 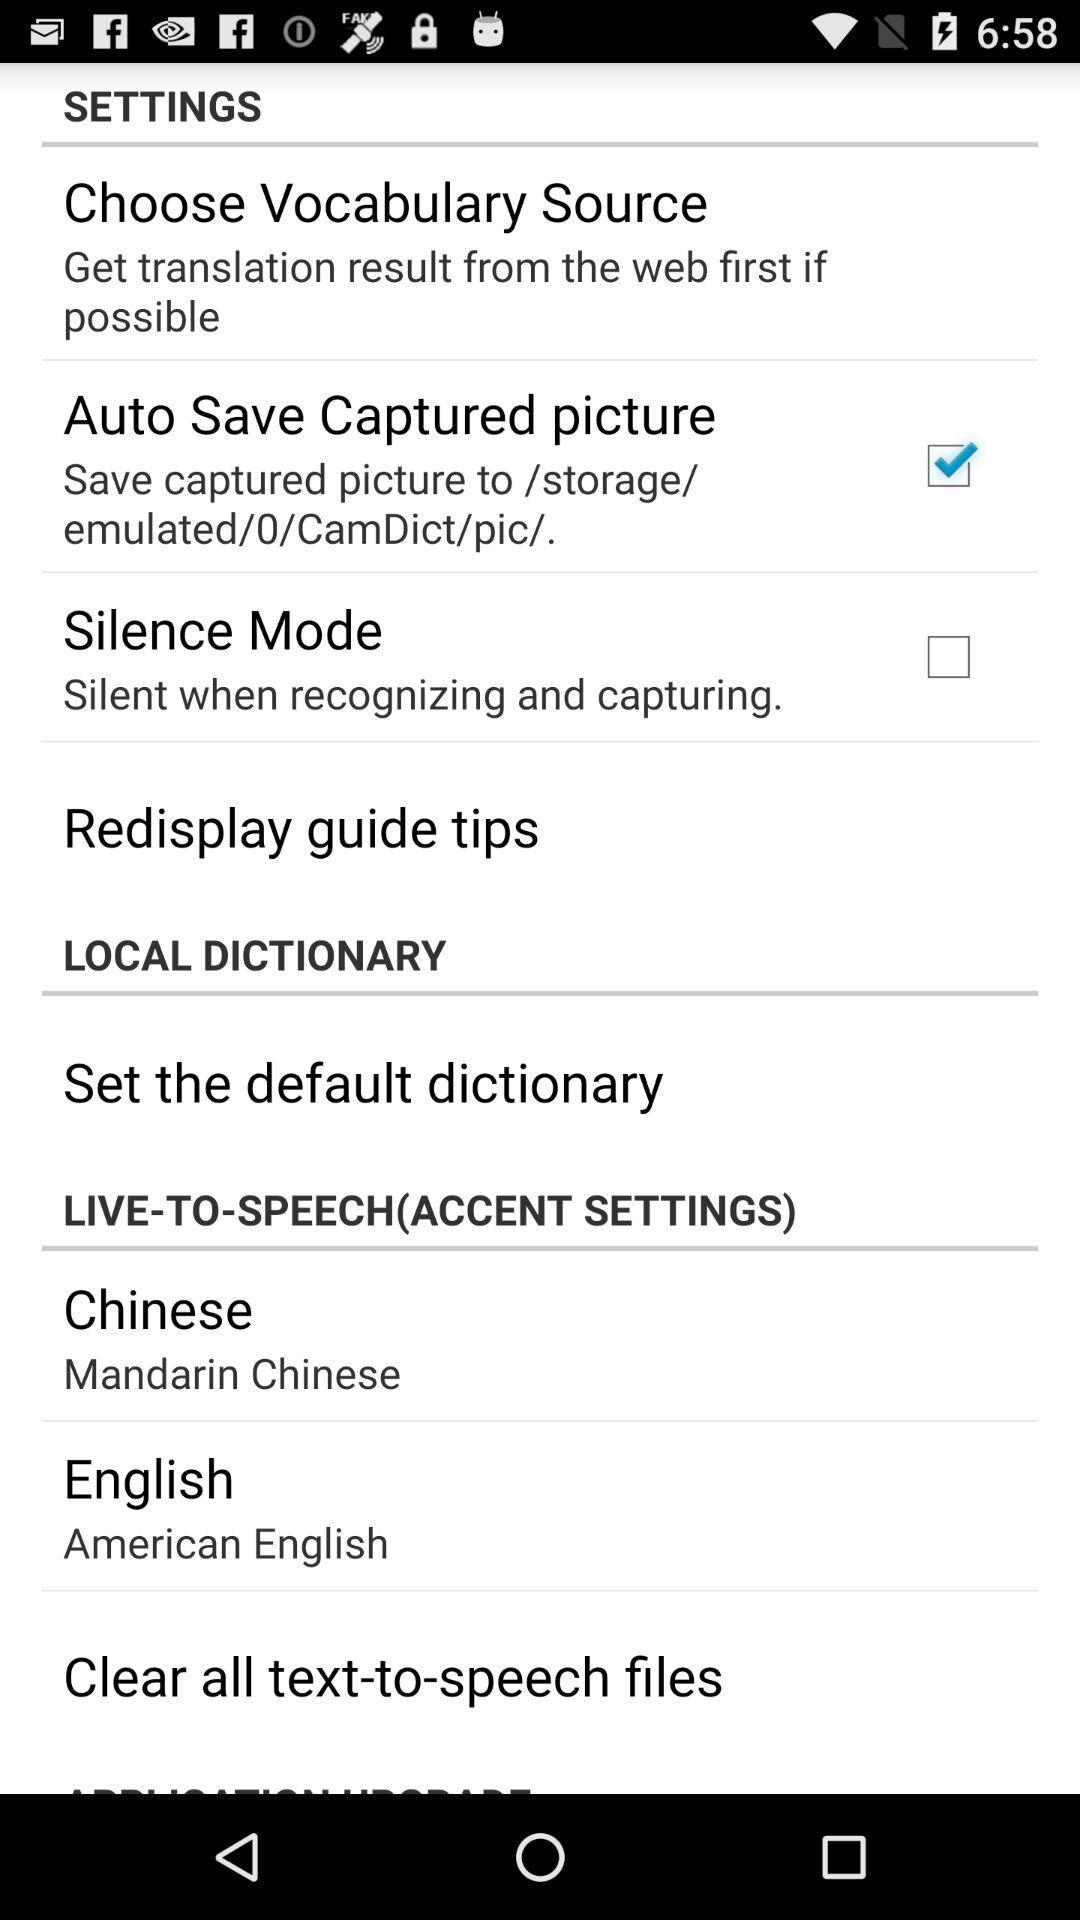 I want to click on get translation result icon, so click(x=525, y=289).